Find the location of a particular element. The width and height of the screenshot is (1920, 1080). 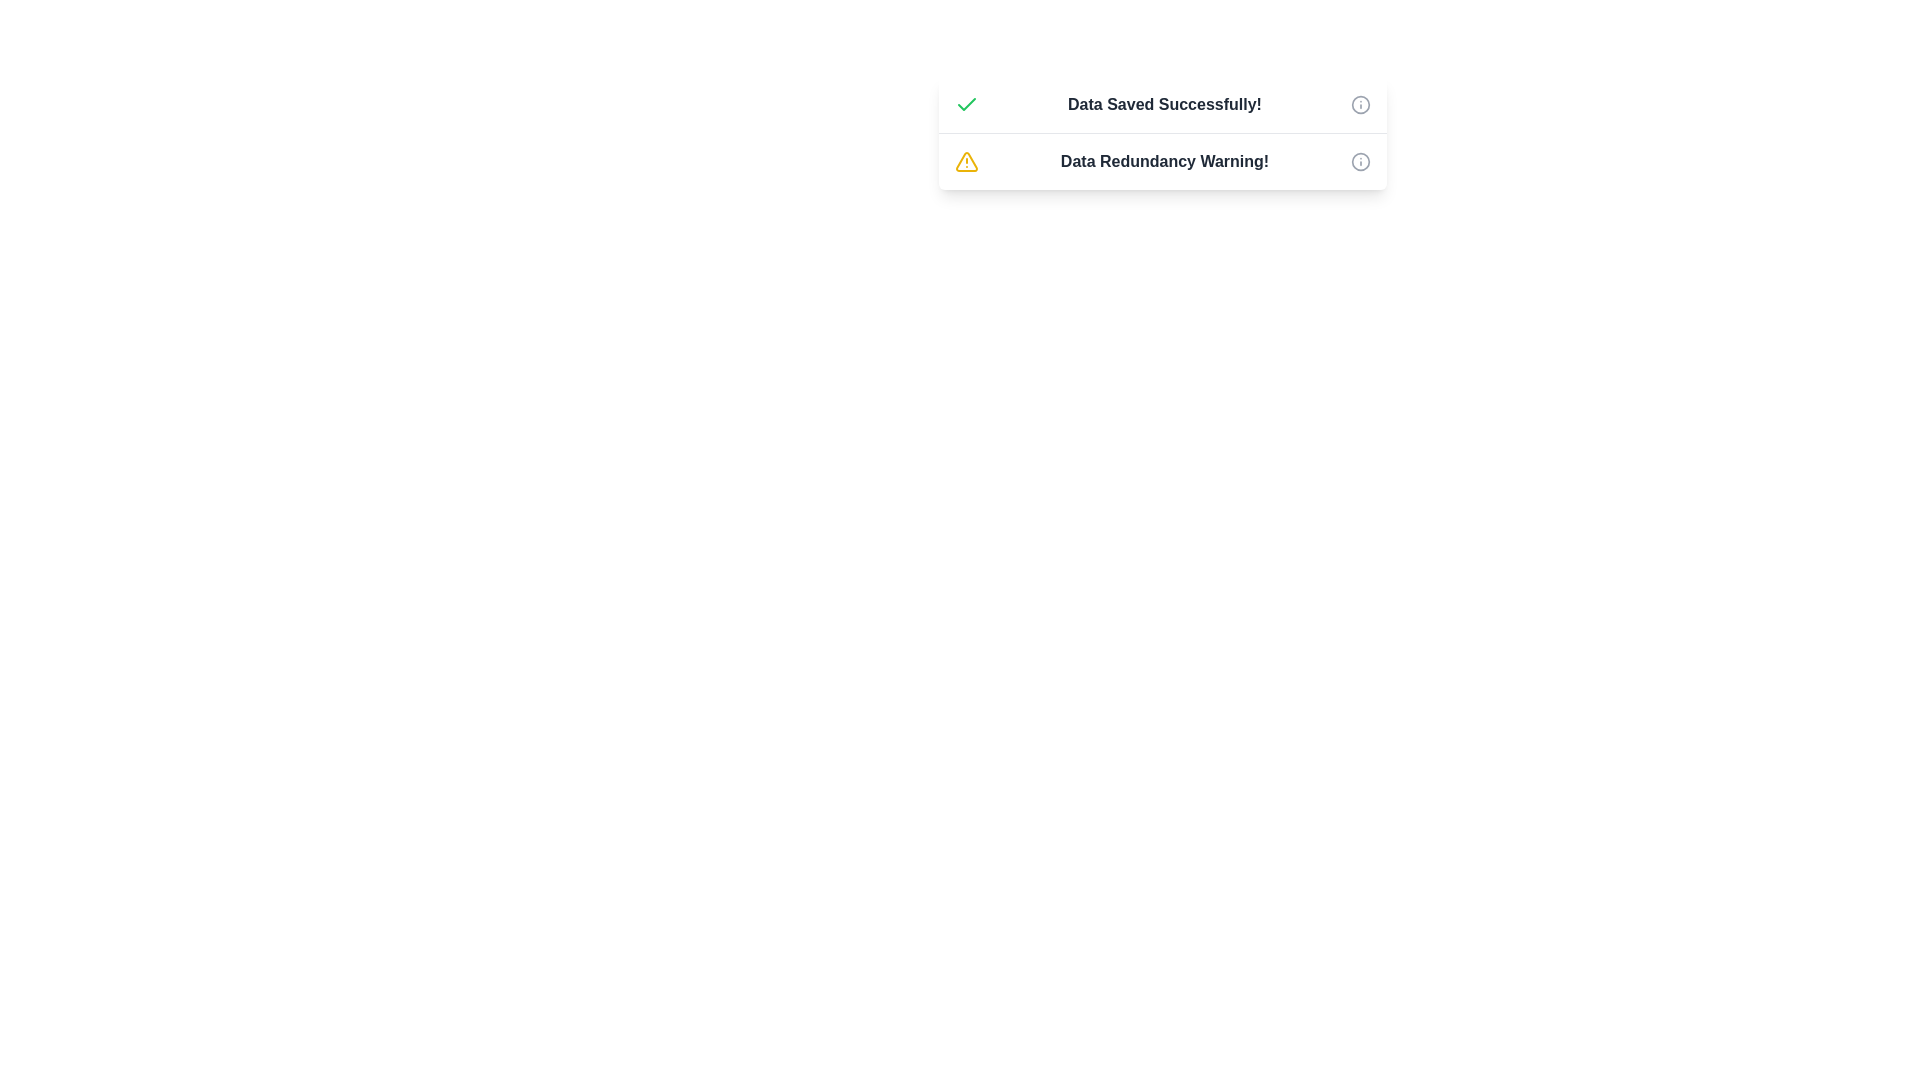

the toggle button to hide the alert details is located at coordinates (1360, 104).